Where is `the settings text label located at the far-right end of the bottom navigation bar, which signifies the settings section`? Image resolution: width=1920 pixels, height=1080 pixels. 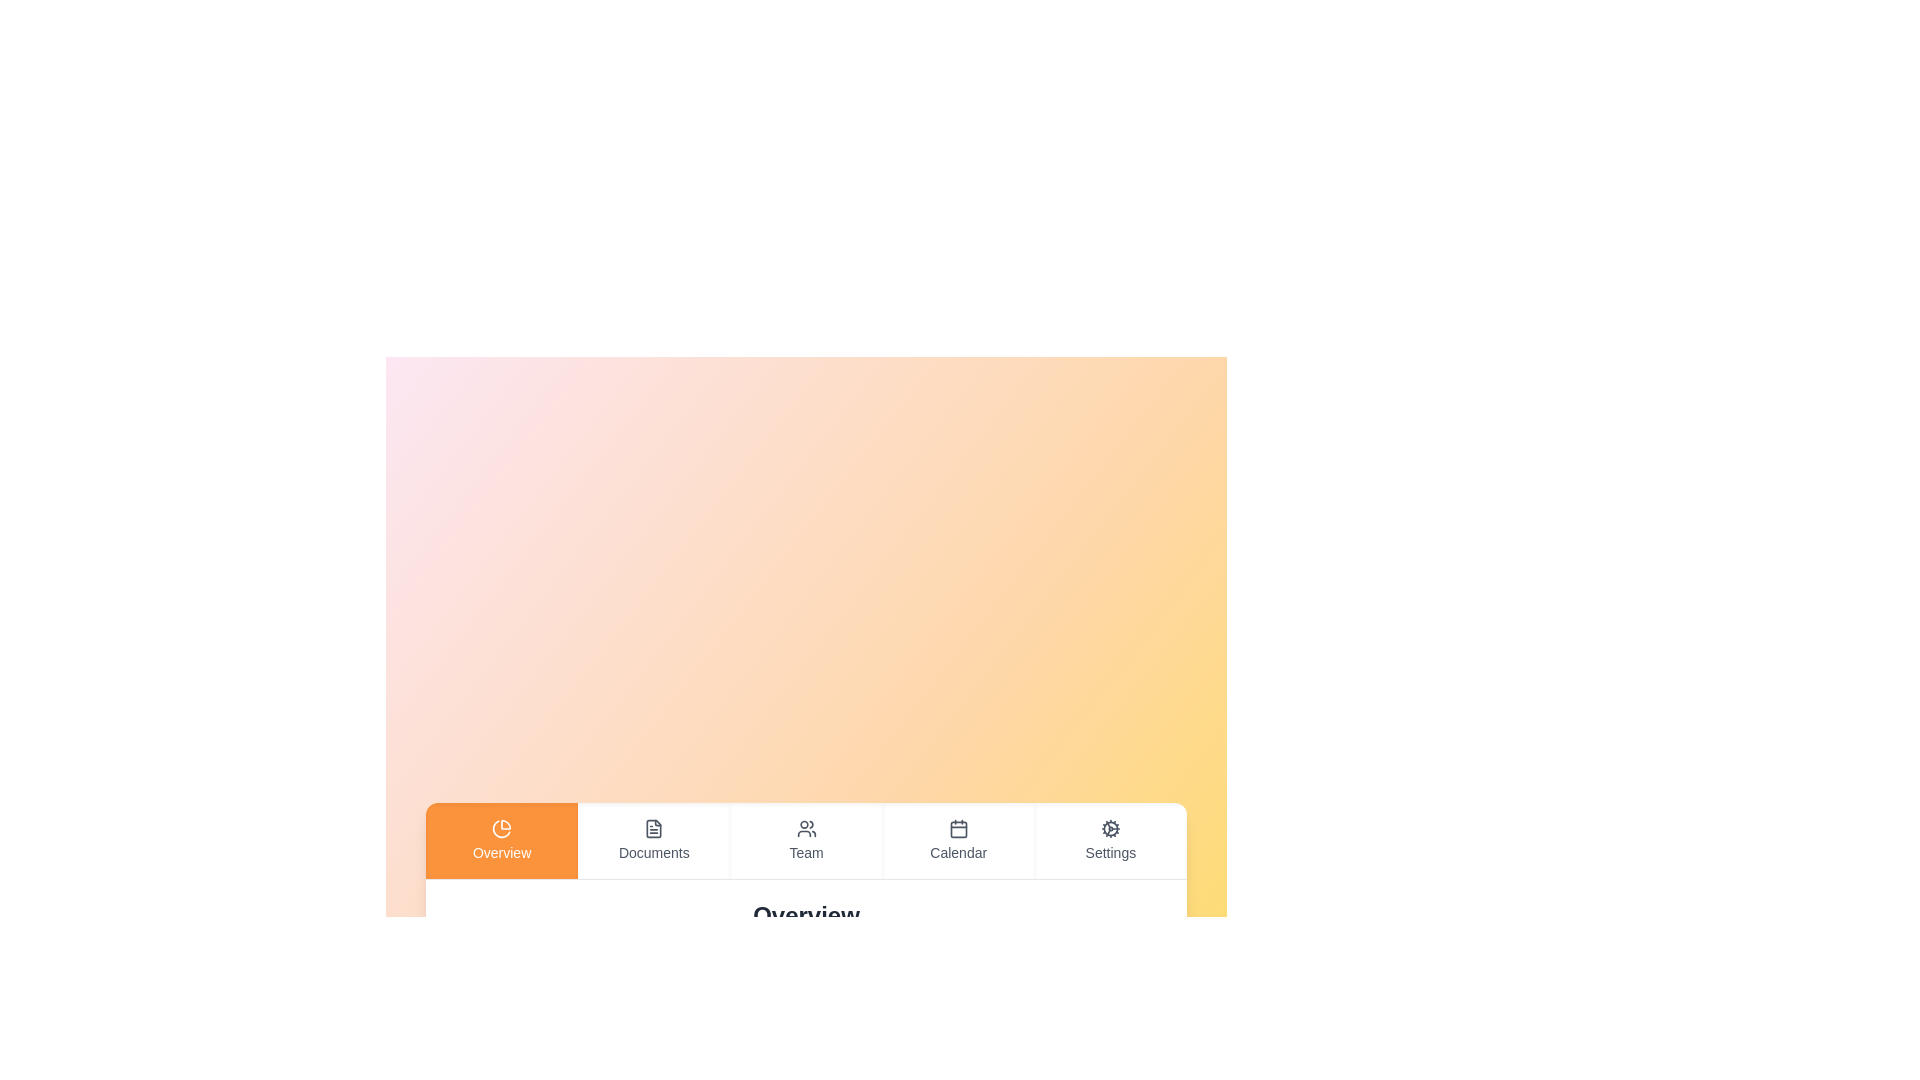 the settings text label located at the far-right end of the bottom navigation bar, which signifies the settings section is located at coordinates (1109, 852).